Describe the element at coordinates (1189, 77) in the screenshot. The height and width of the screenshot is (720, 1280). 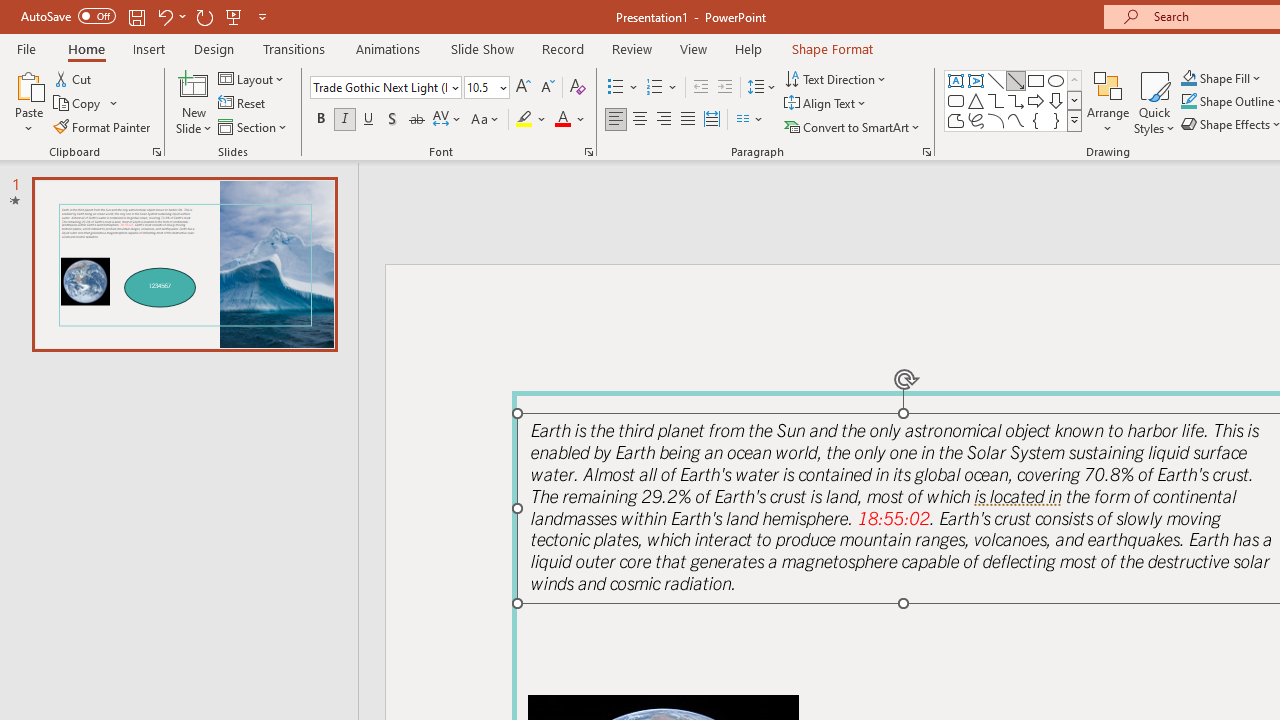
I see `'Shape Fill Aqua, Accent 2'` at that location.